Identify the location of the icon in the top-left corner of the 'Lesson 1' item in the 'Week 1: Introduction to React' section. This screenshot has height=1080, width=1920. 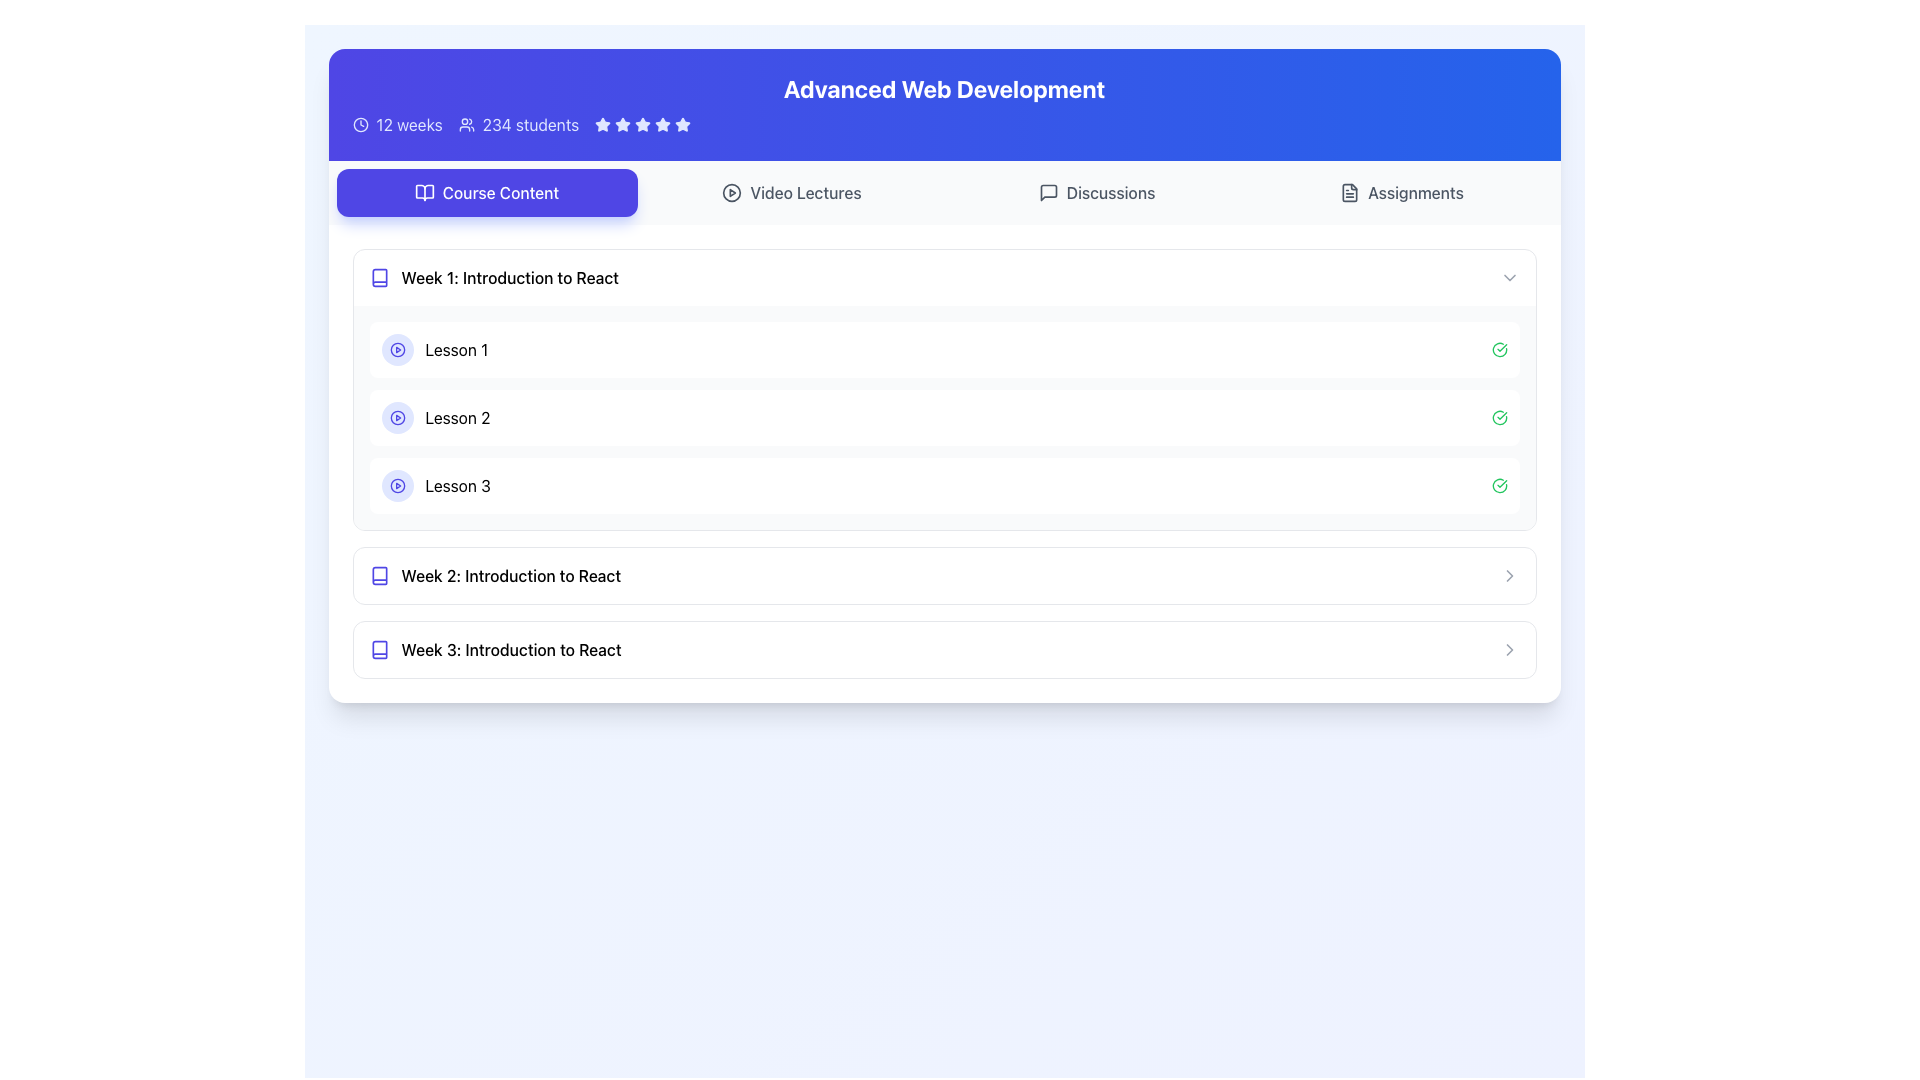
(397, 349).